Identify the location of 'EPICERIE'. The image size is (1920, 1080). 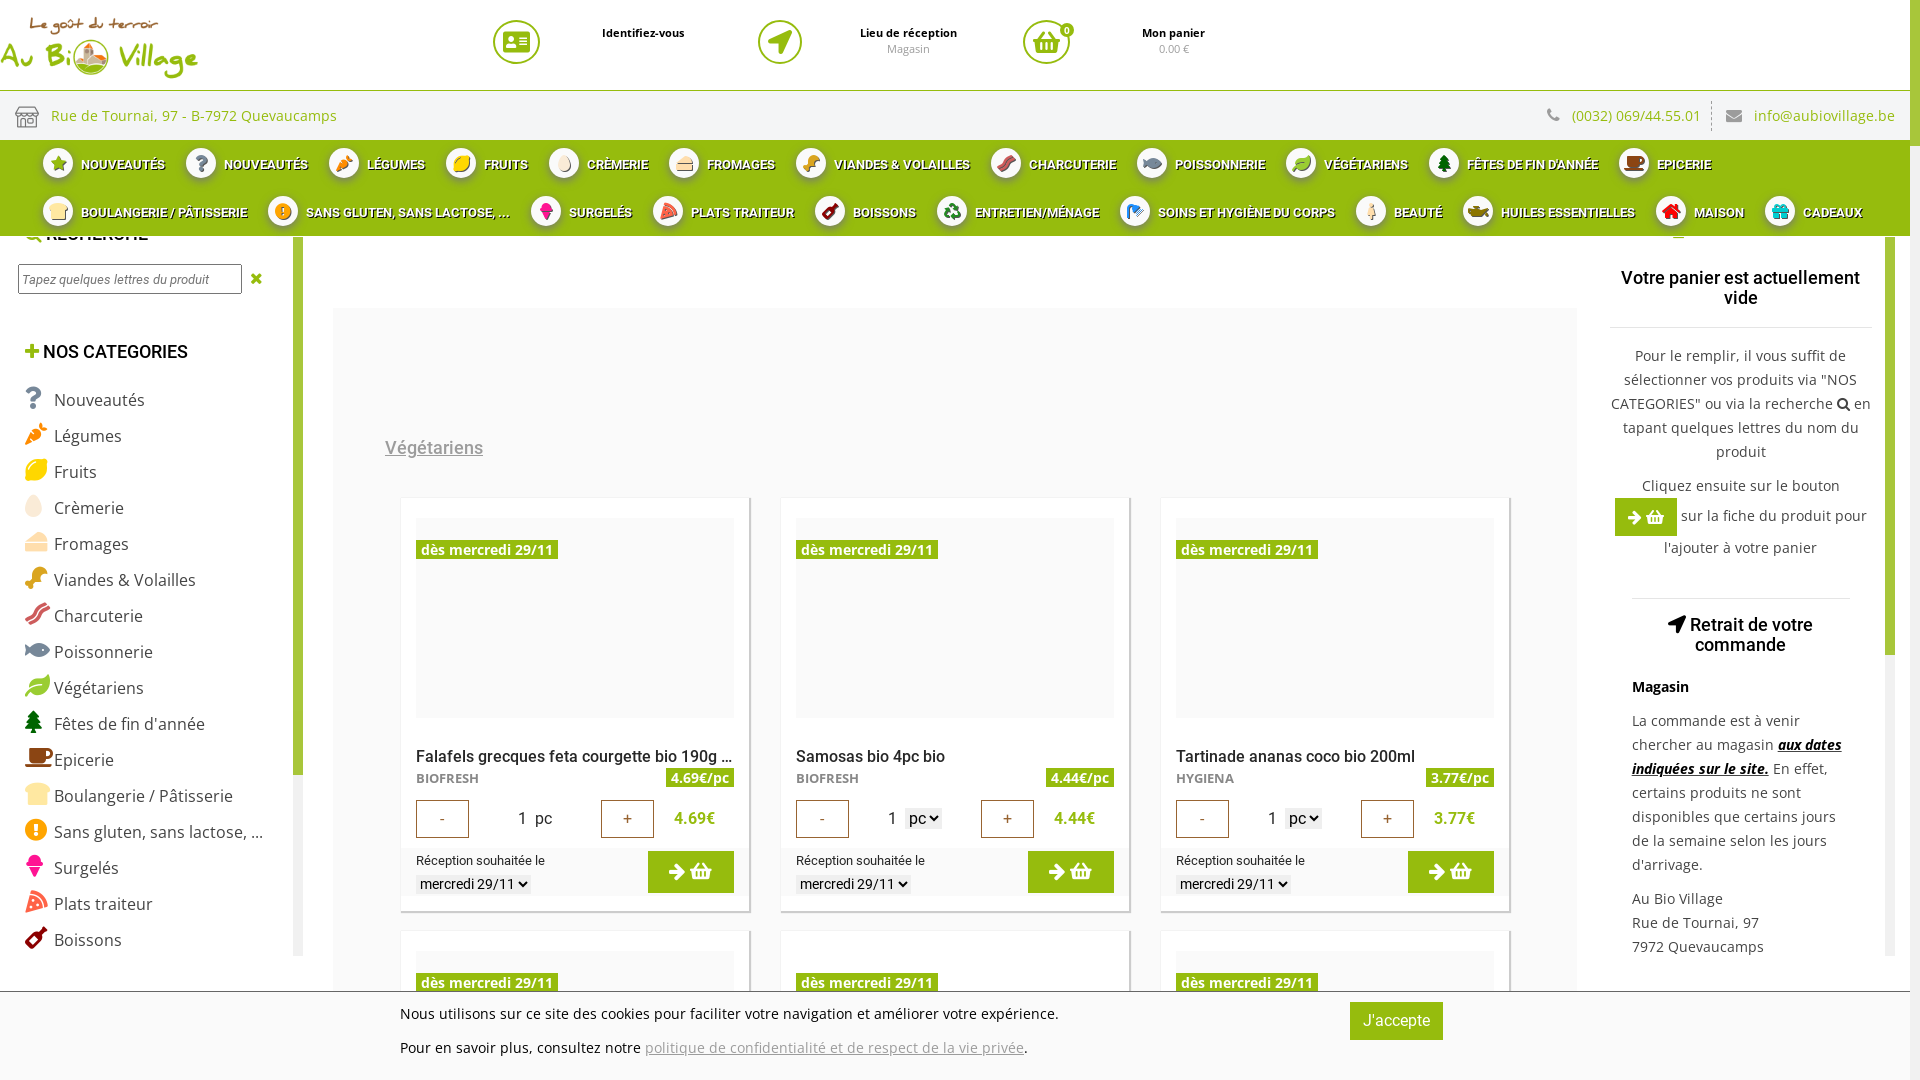
(1606, 157).